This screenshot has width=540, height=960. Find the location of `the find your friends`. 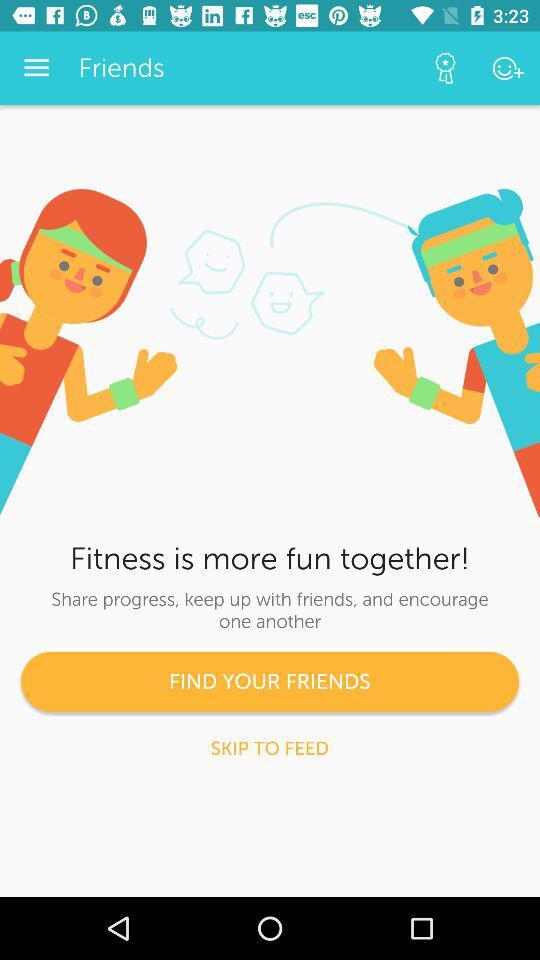

the find your friends is located at coordinates (270, 681).